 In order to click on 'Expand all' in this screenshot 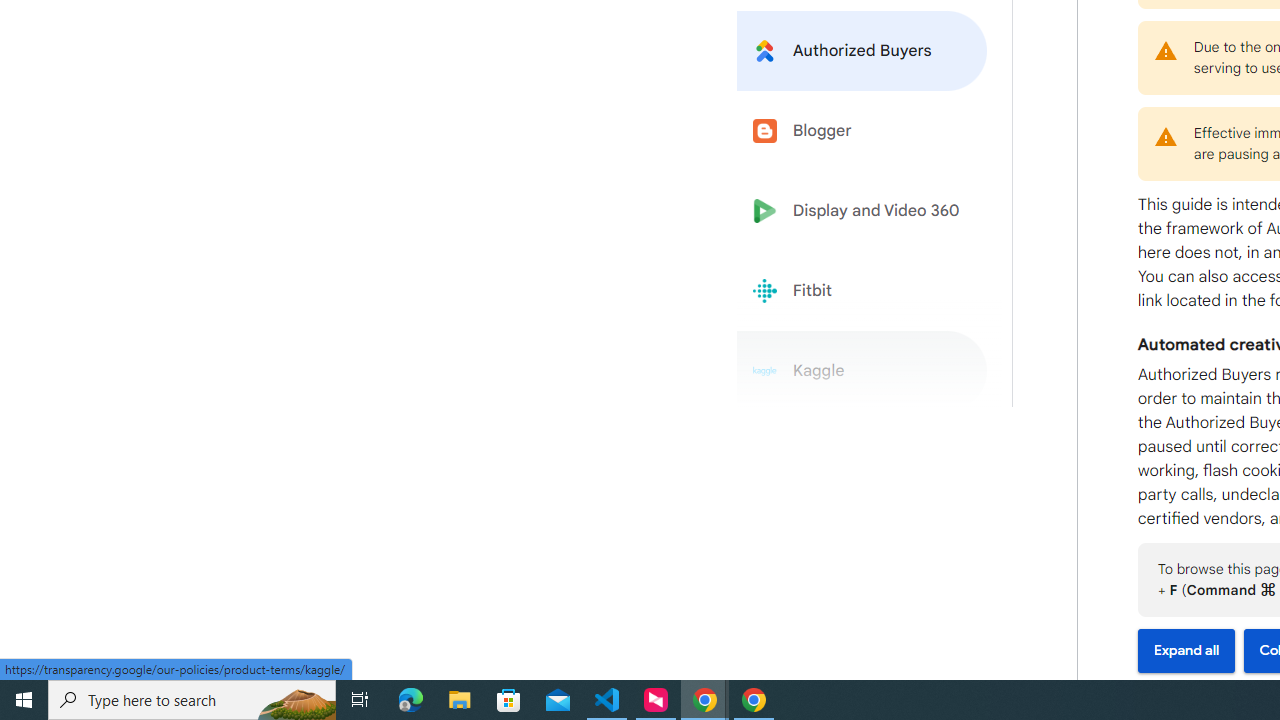, I will do `click(1186, 651)`.